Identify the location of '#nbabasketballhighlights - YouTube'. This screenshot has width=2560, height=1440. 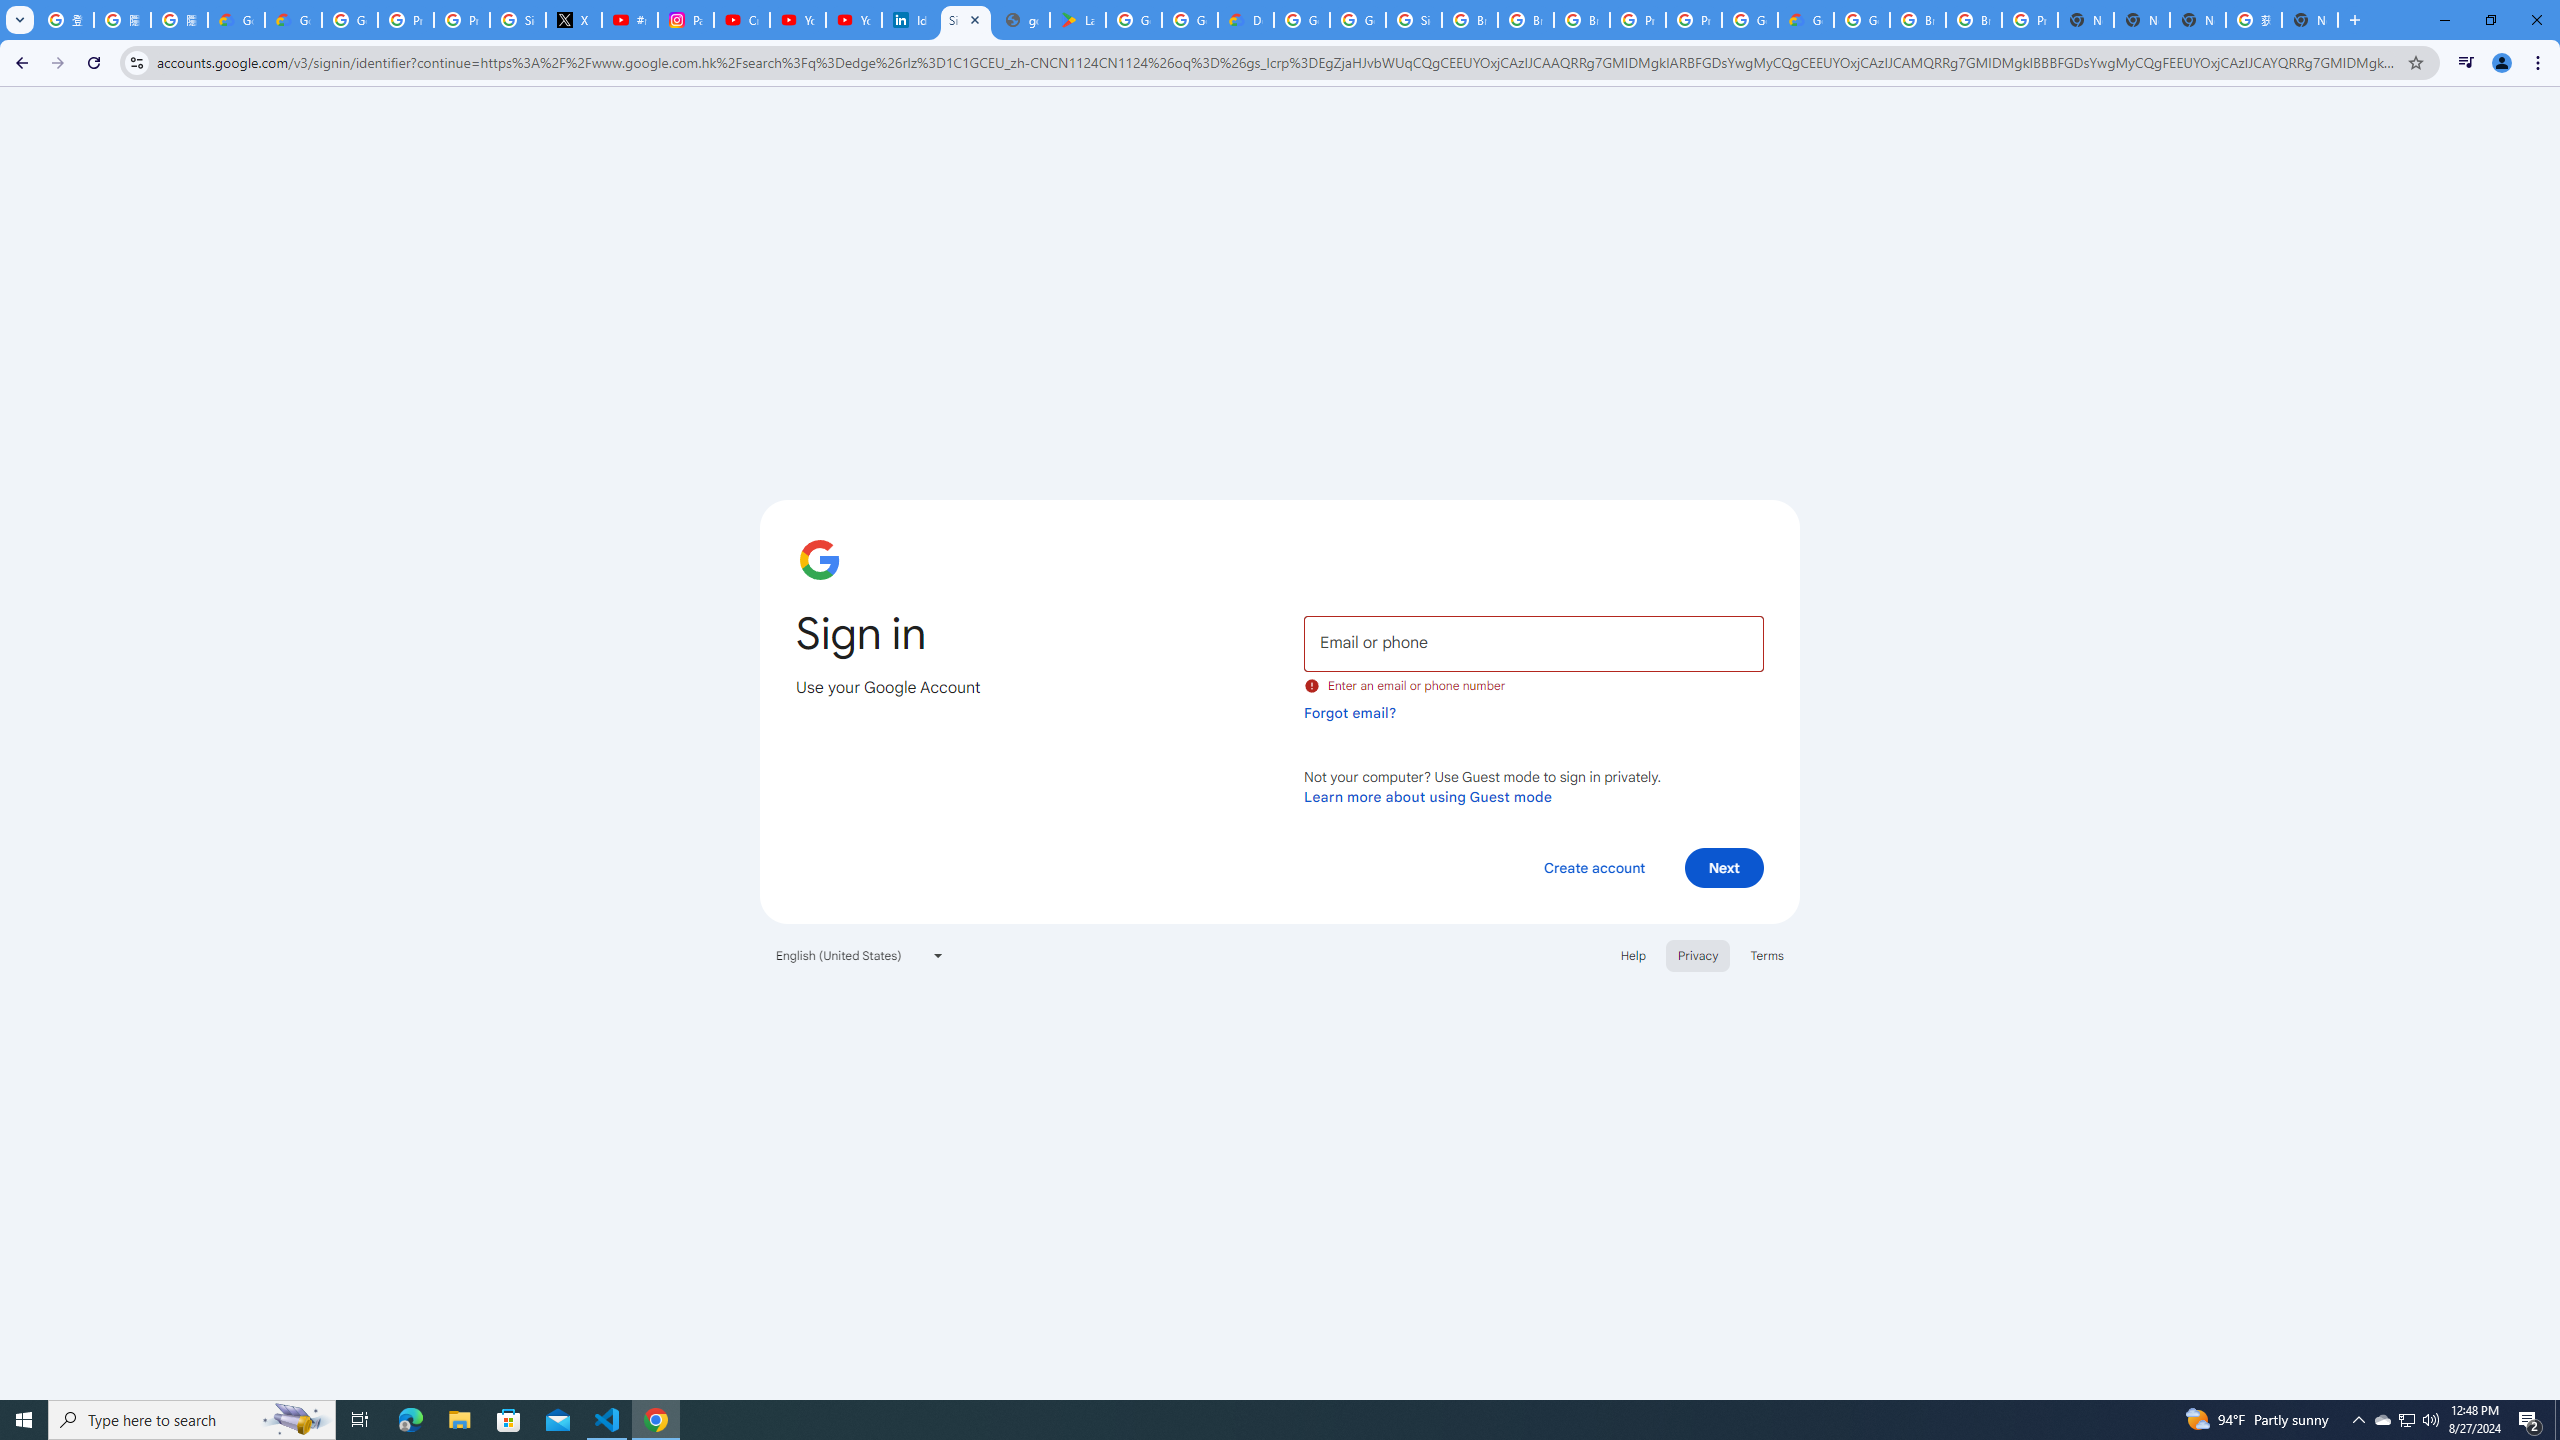
(631, 19).